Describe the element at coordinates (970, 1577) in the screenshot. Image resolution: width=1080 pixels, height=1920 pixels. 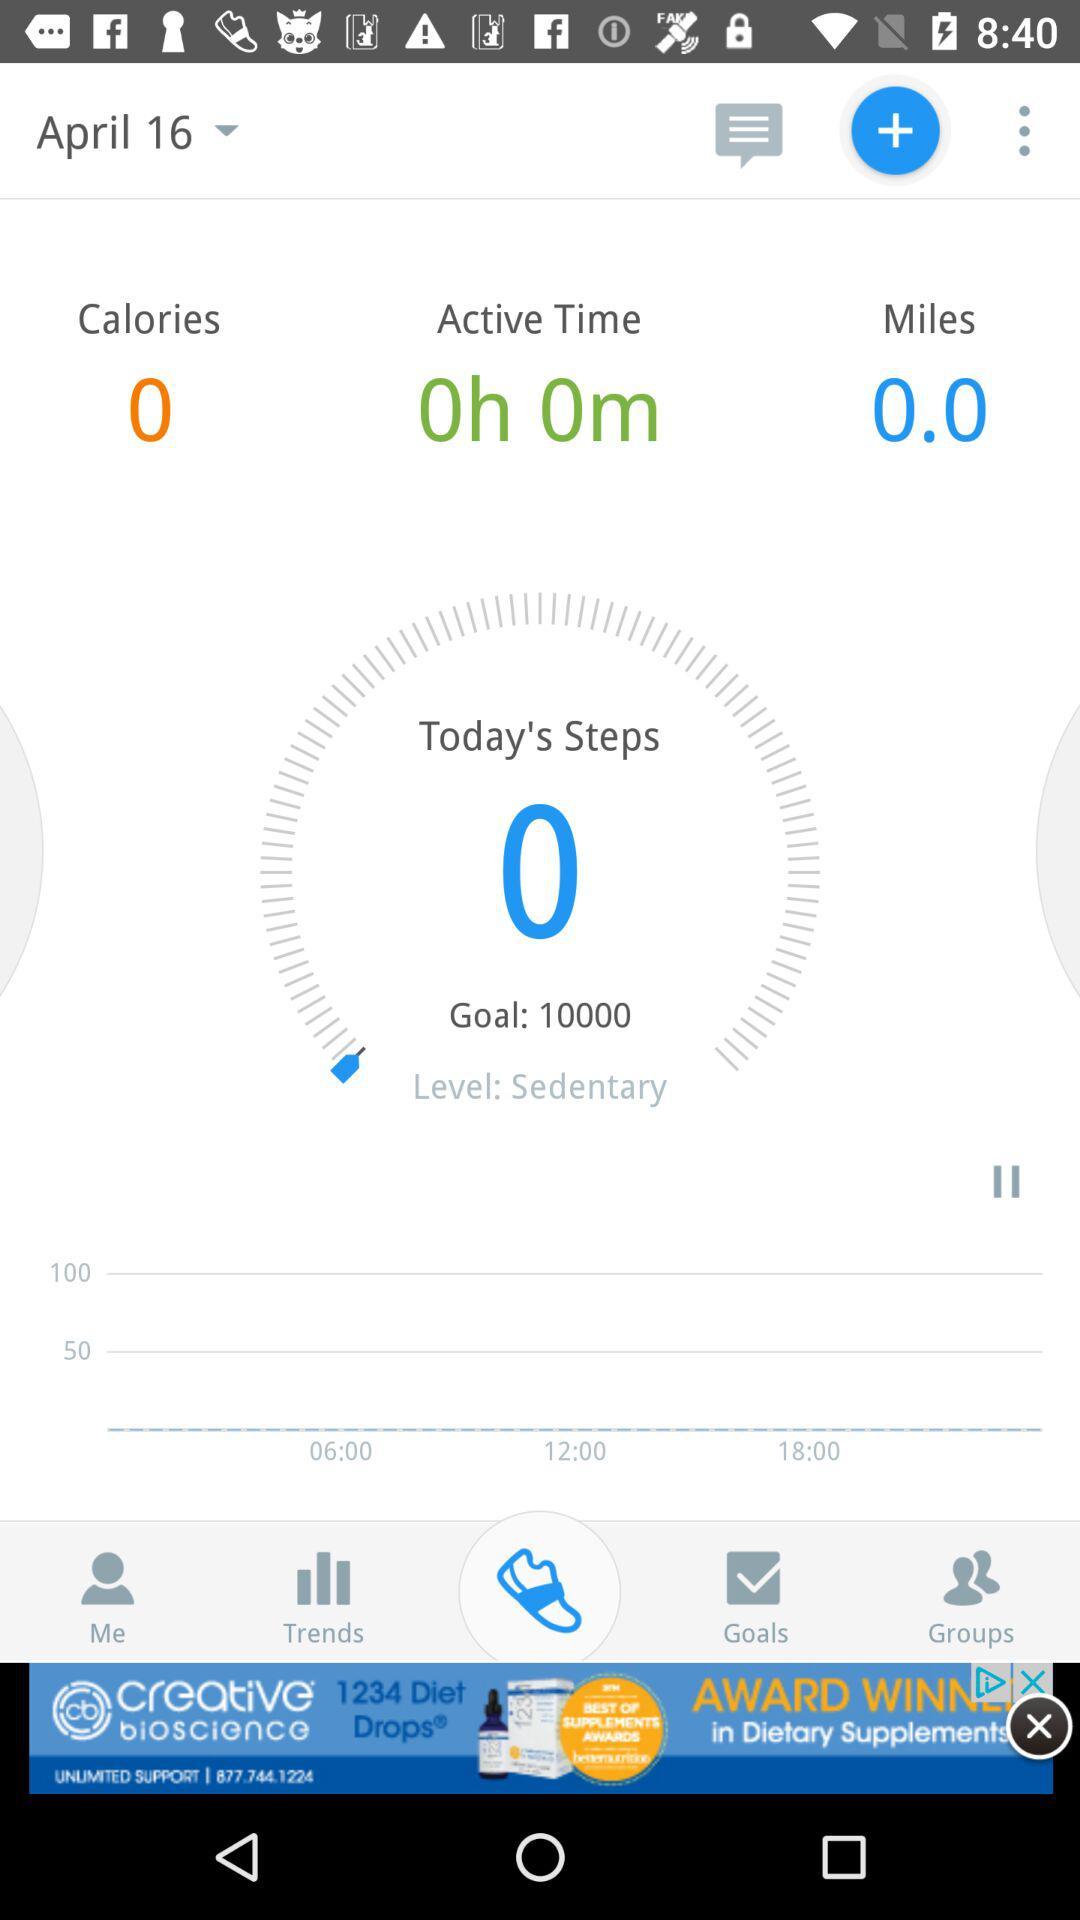
I see `the avatar icon` at that location.